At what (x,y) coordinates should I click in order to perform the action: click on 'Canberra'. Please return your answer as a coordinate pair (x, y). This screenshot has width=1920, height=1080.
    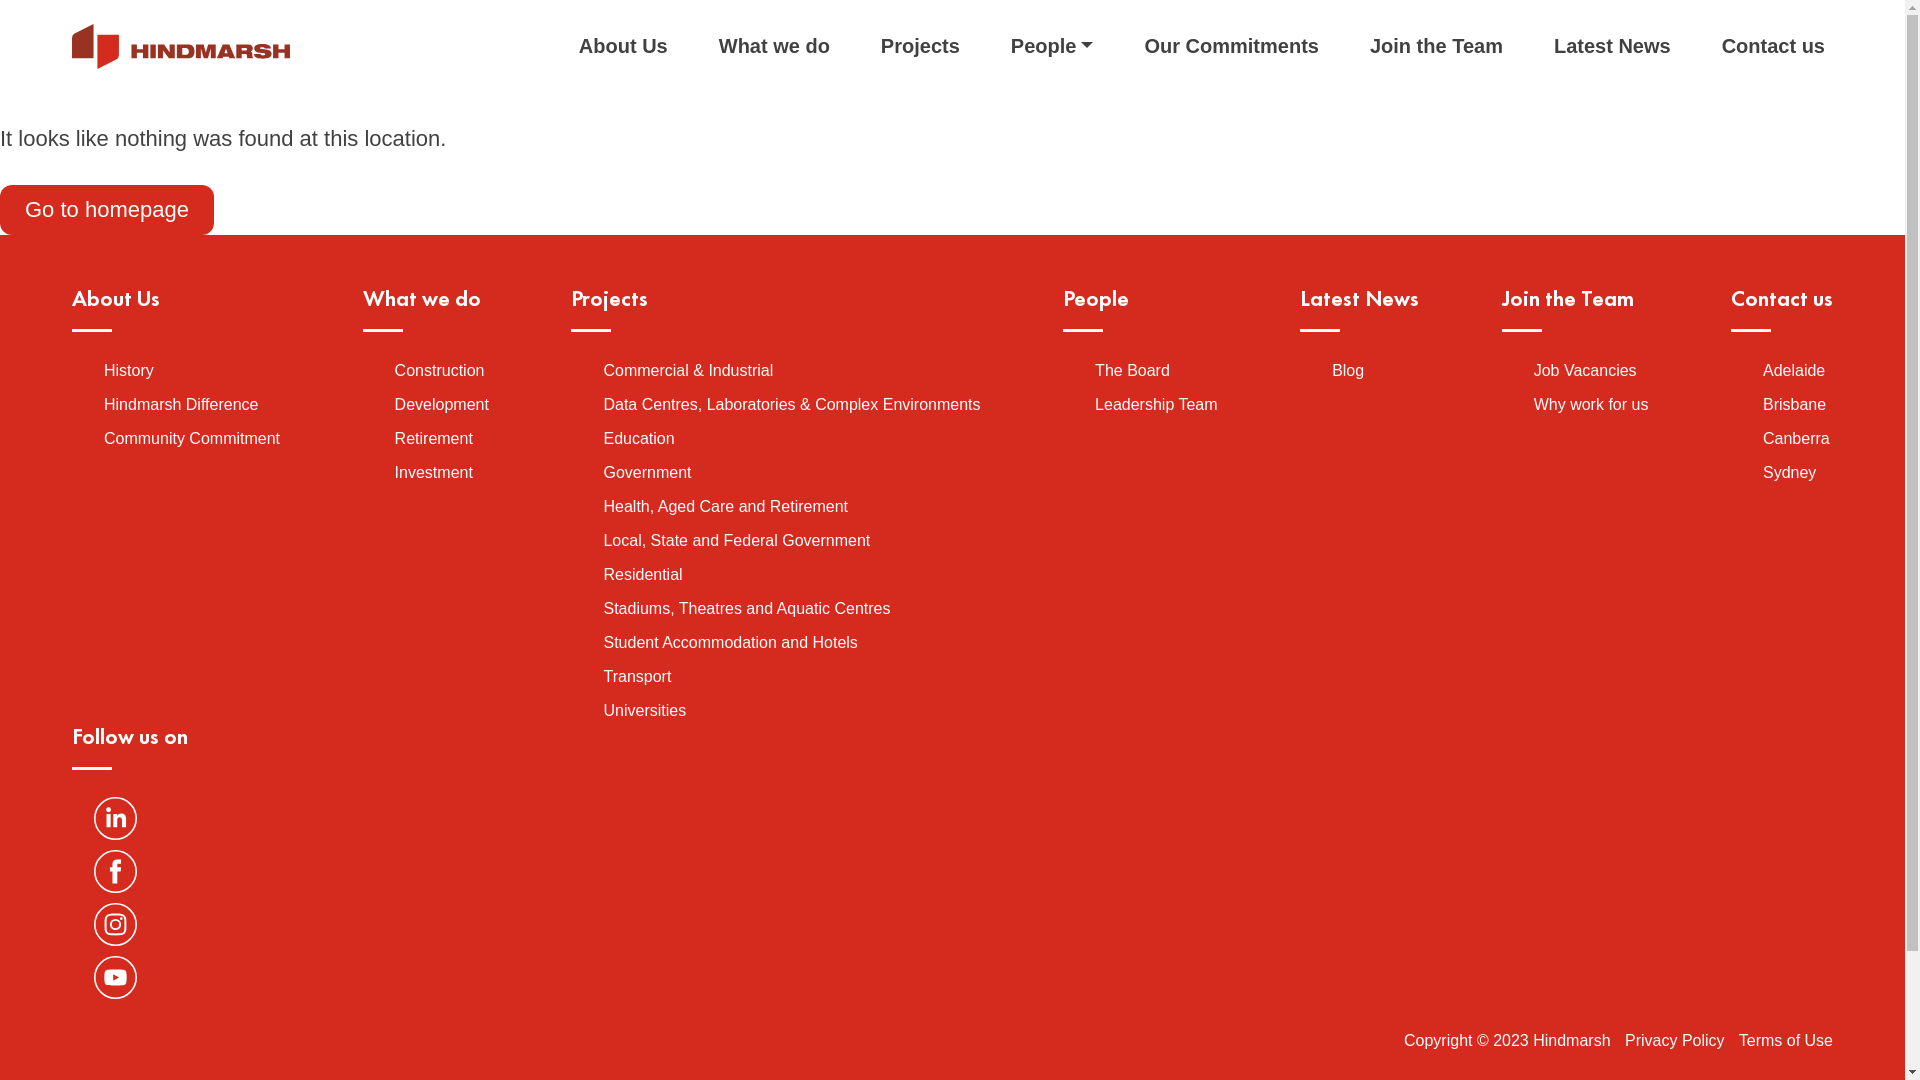
    Looking at the image, I should click on (1796, 437).